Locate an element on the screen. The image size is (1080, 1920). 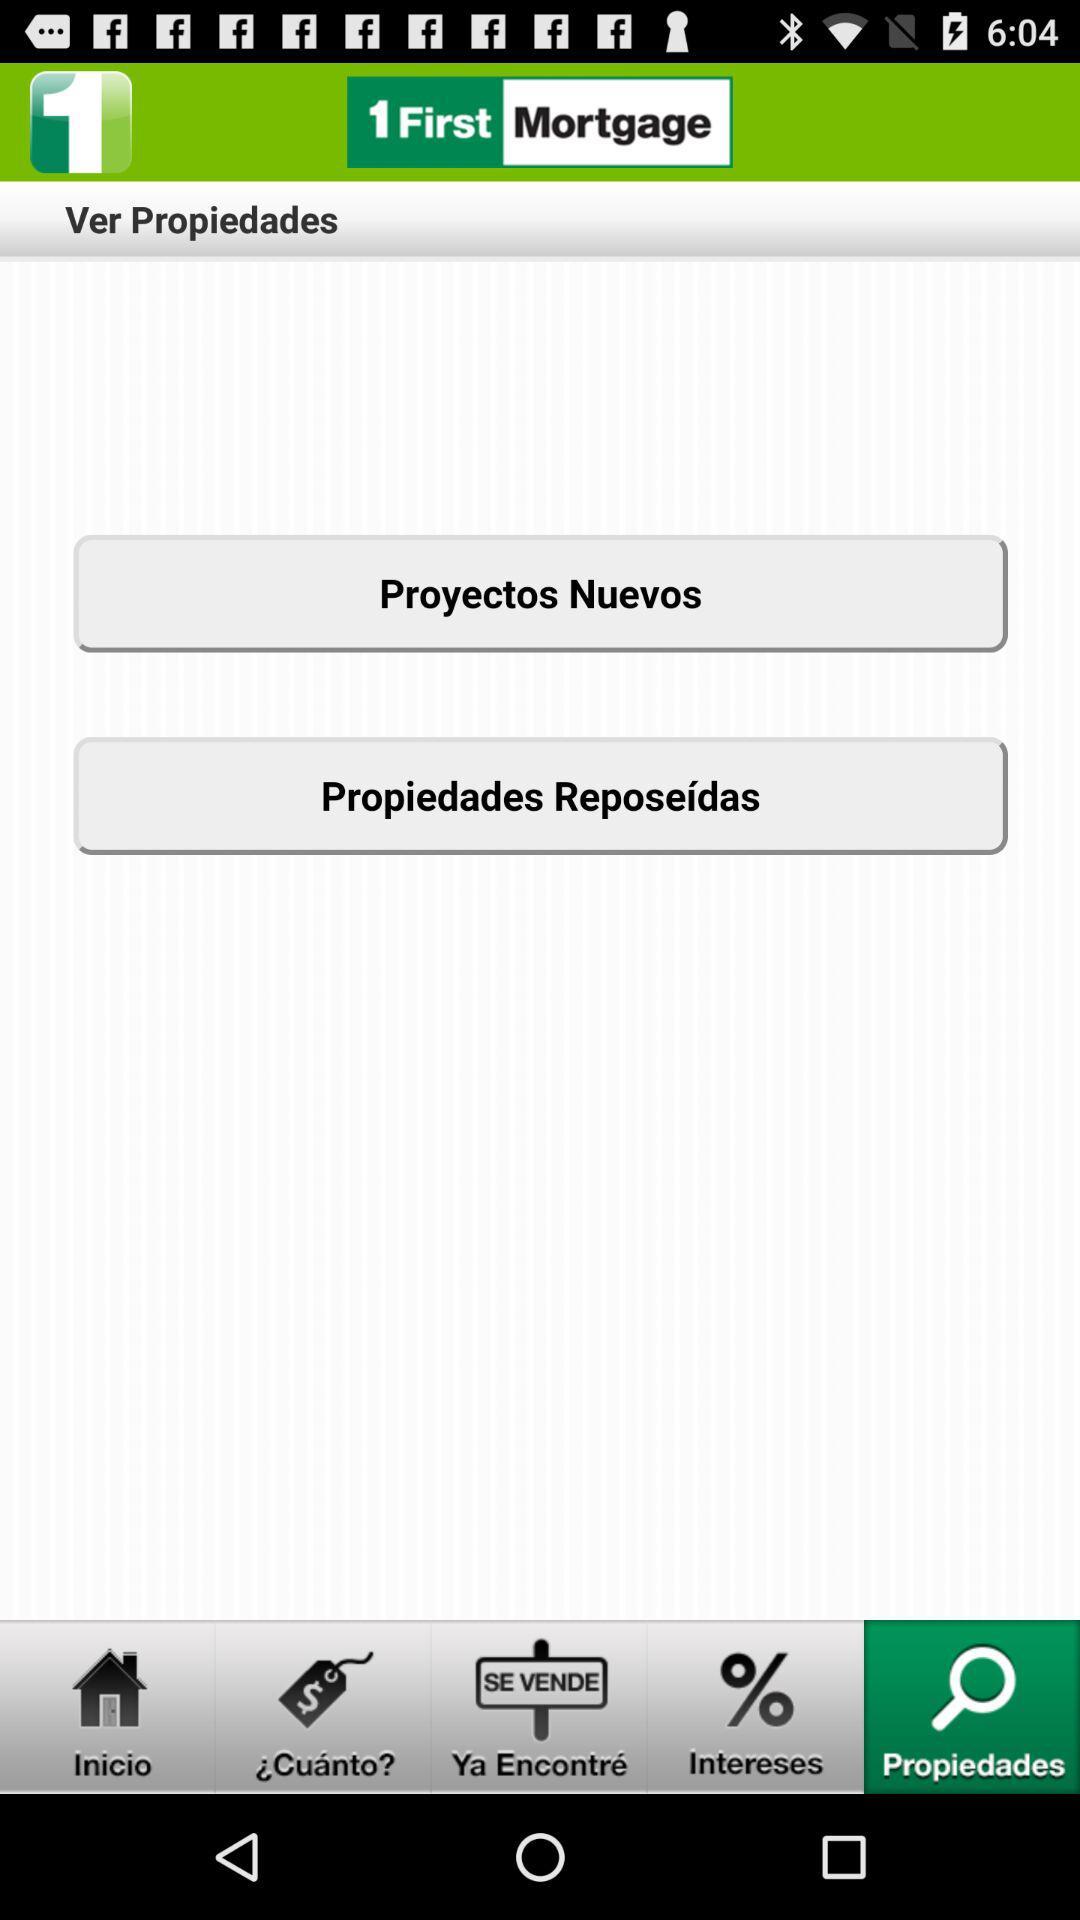
the label icon is located at coordinates (323, 1826).